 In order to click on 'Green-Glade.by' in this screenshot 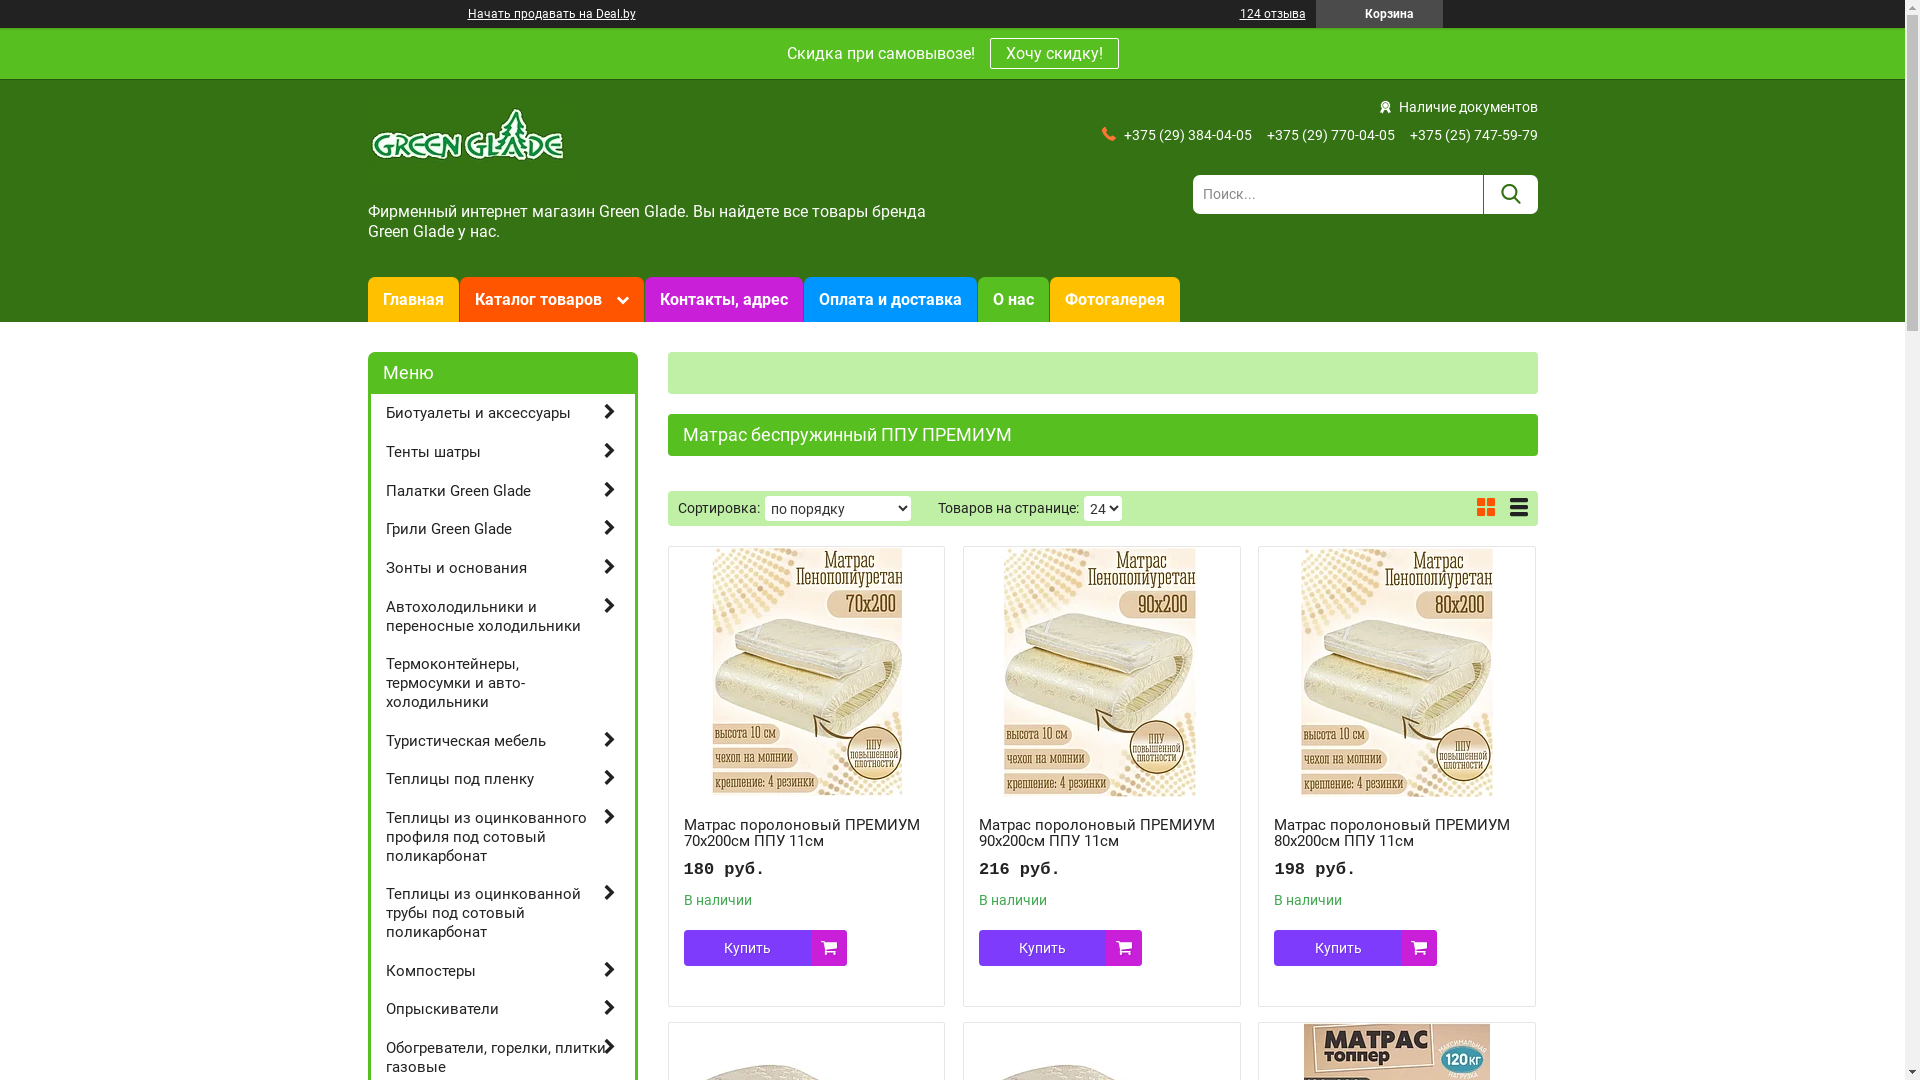, I will do `click(467, 141)`.